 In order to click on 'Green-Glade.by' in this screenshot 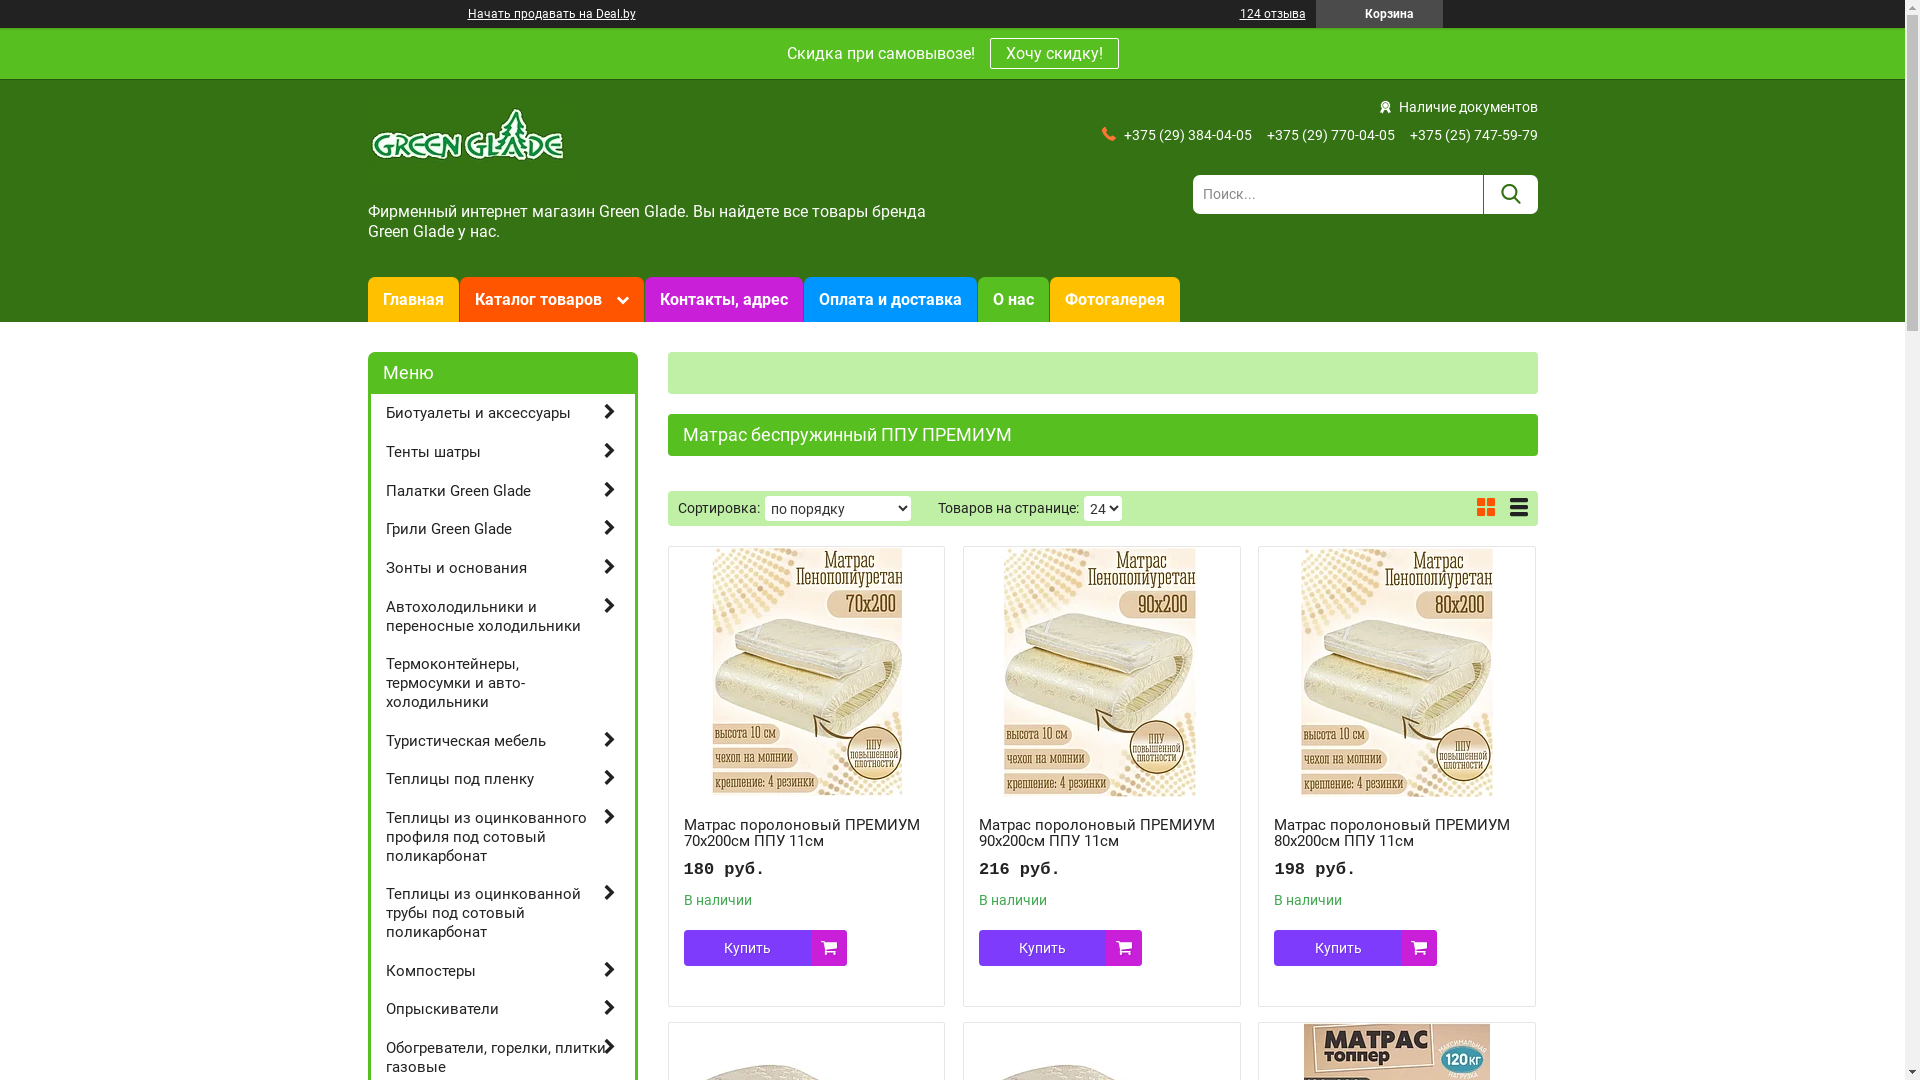, I will do `click(467, 141)`.